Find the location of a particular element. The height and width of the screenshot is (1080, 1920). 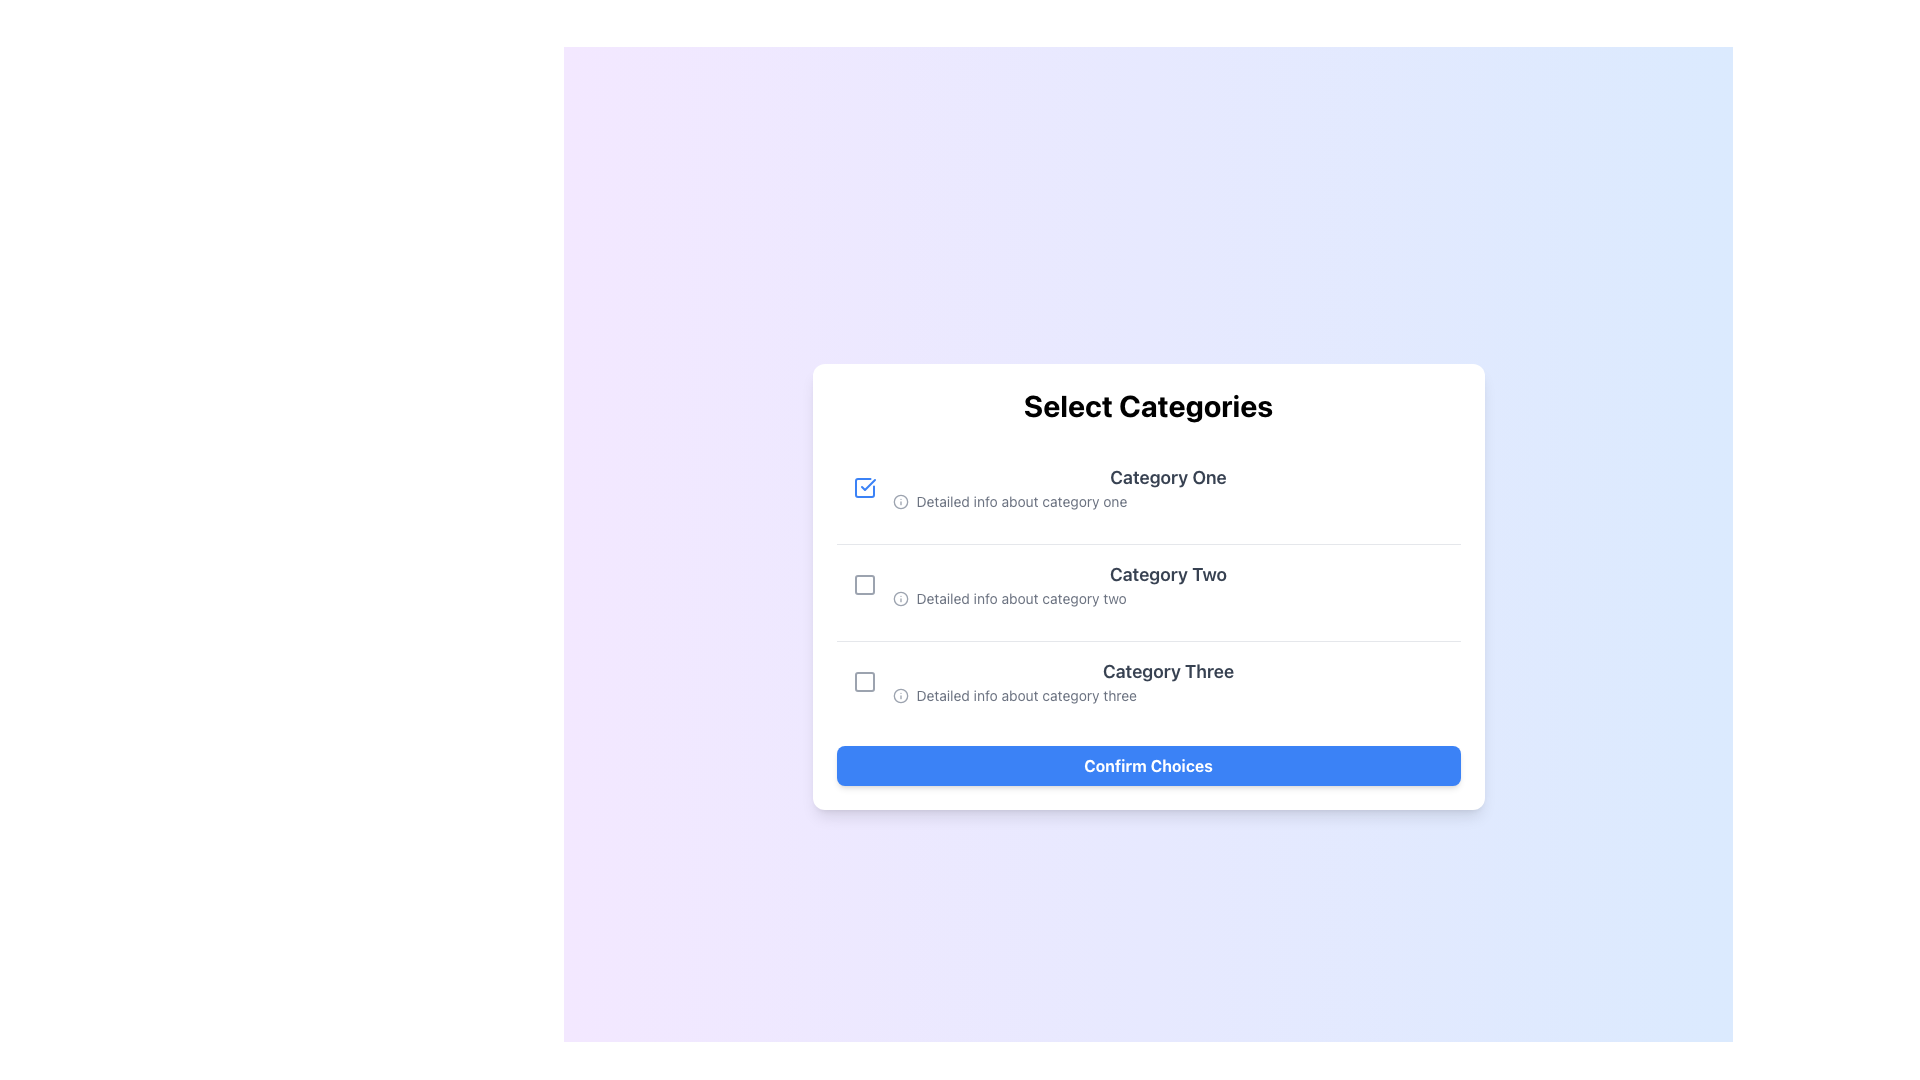

informational text associated with 'Category One', which is located in the centered dialog box labeled 'Select Categories' directly to the right of the category selection checkbox is located at coordinates (1168, 488).